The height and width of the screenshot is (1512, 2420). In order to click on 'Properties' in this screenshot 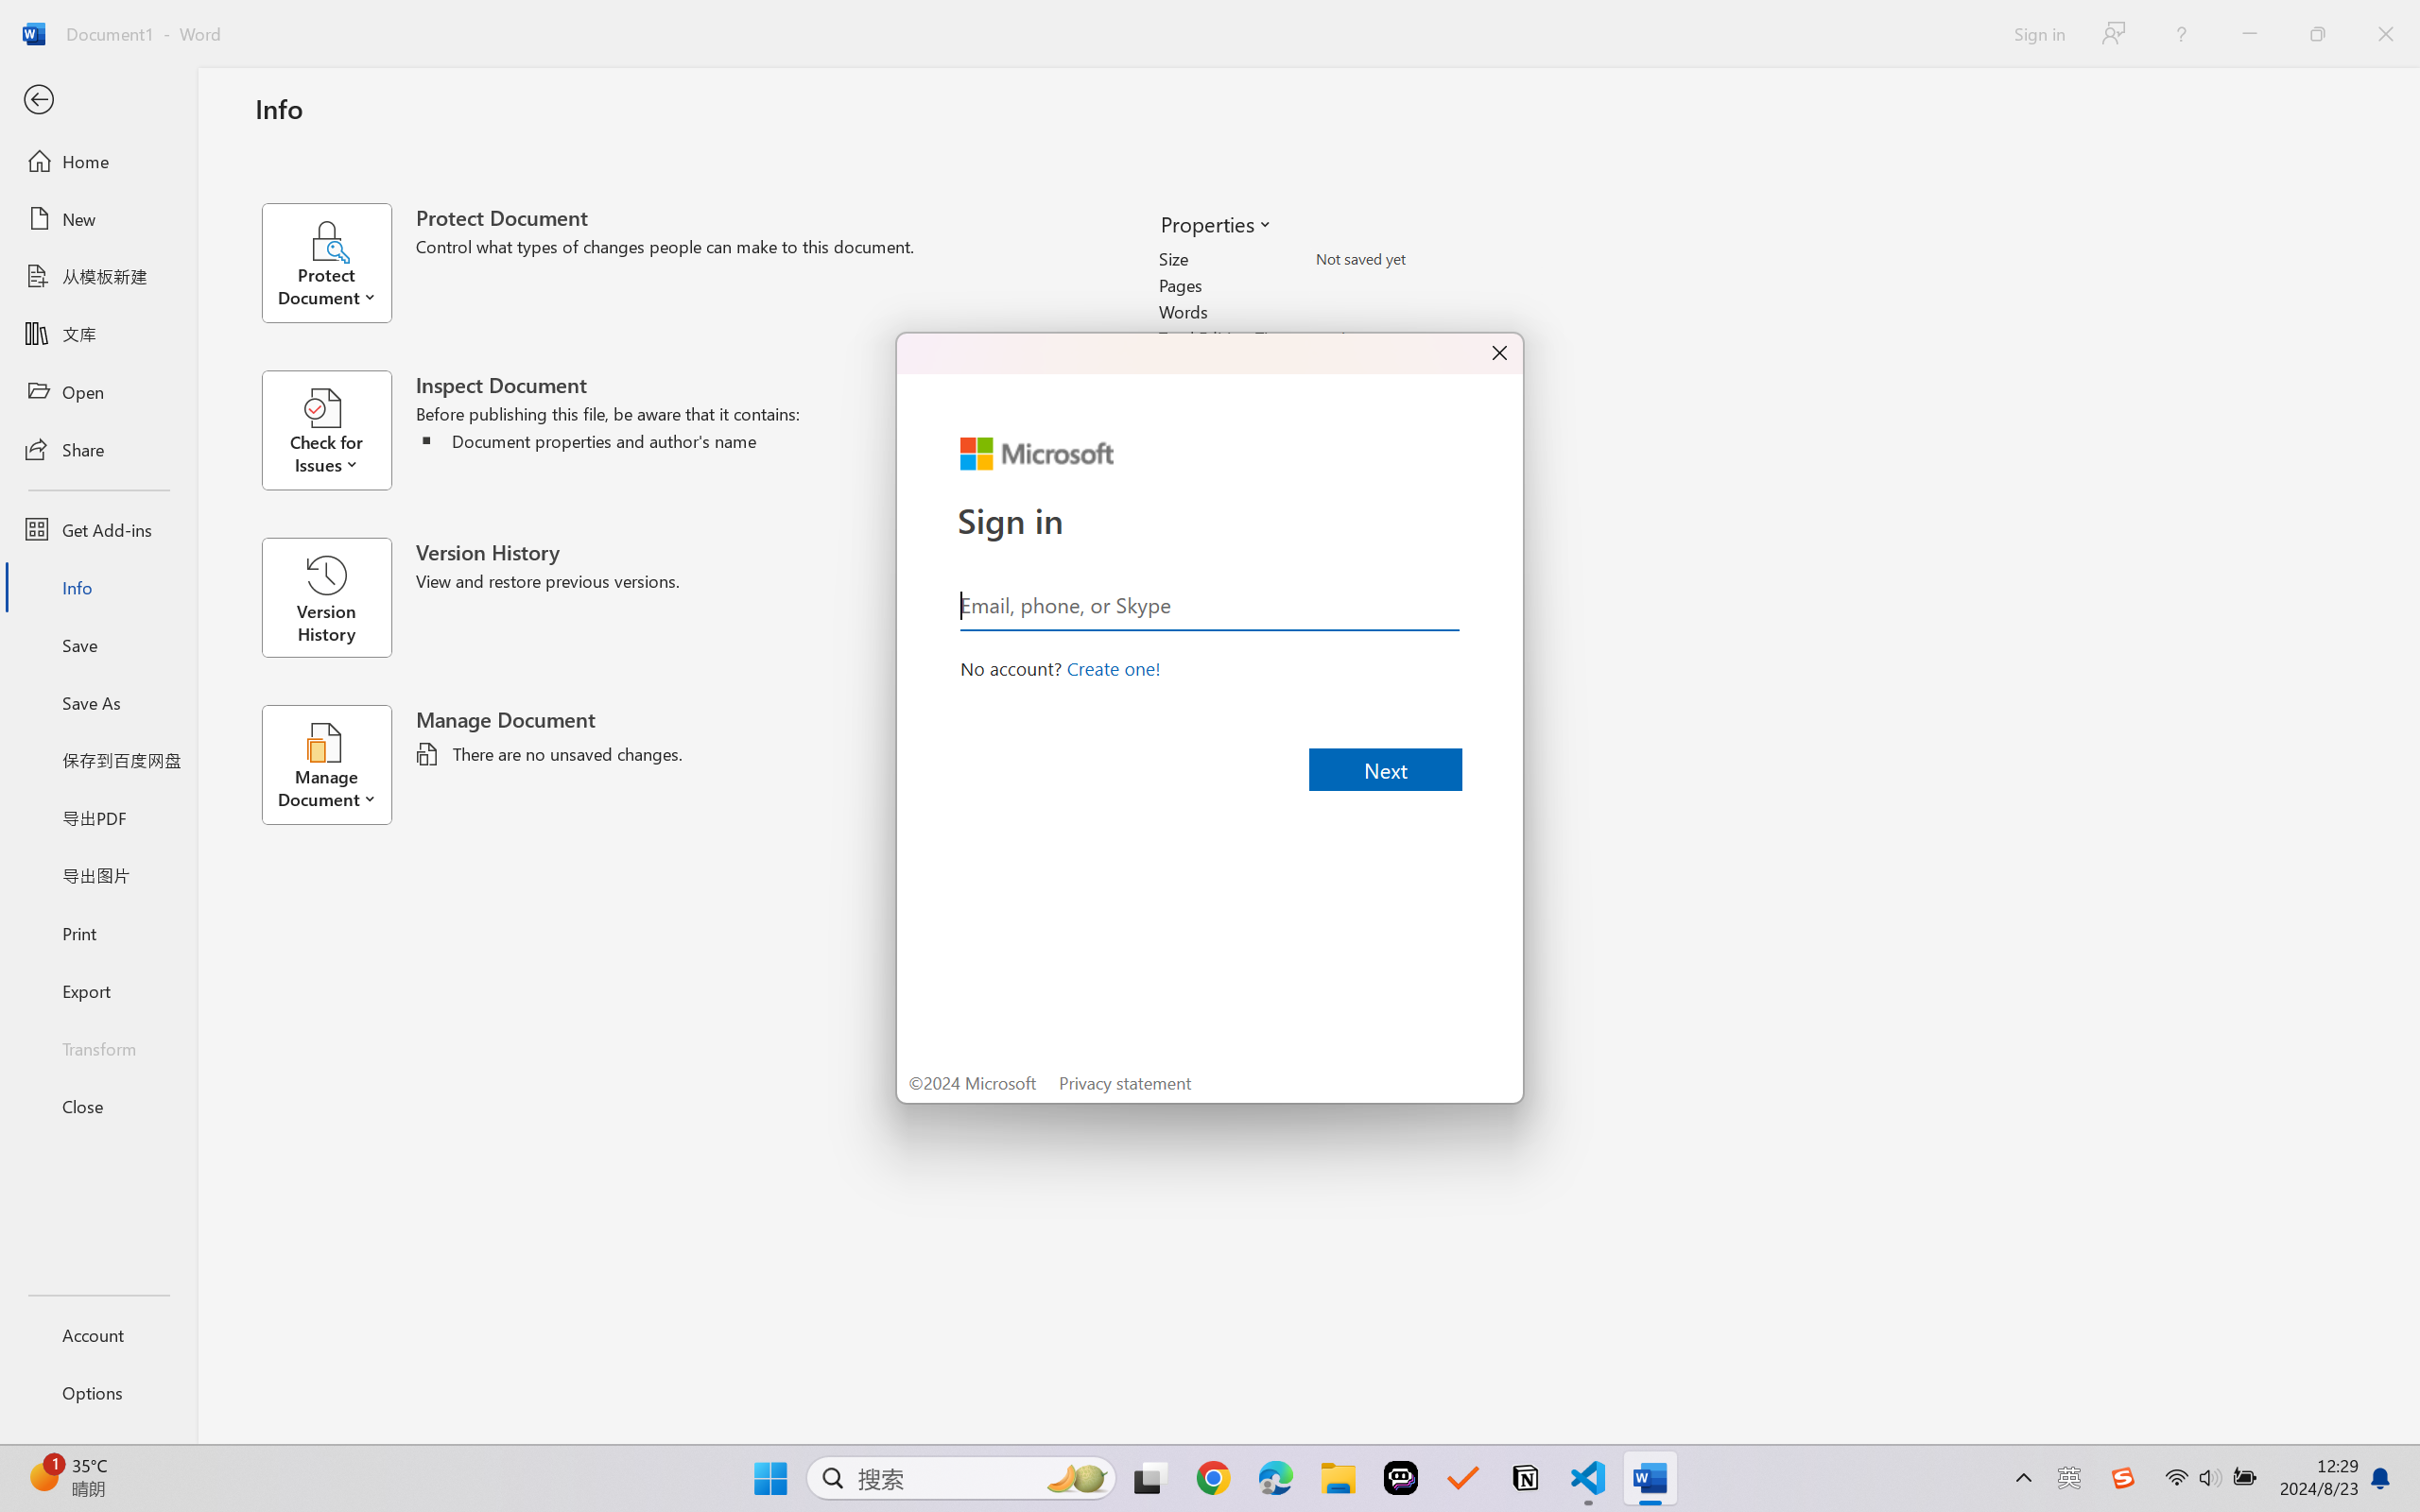, I will do `click(1214, 223)`.